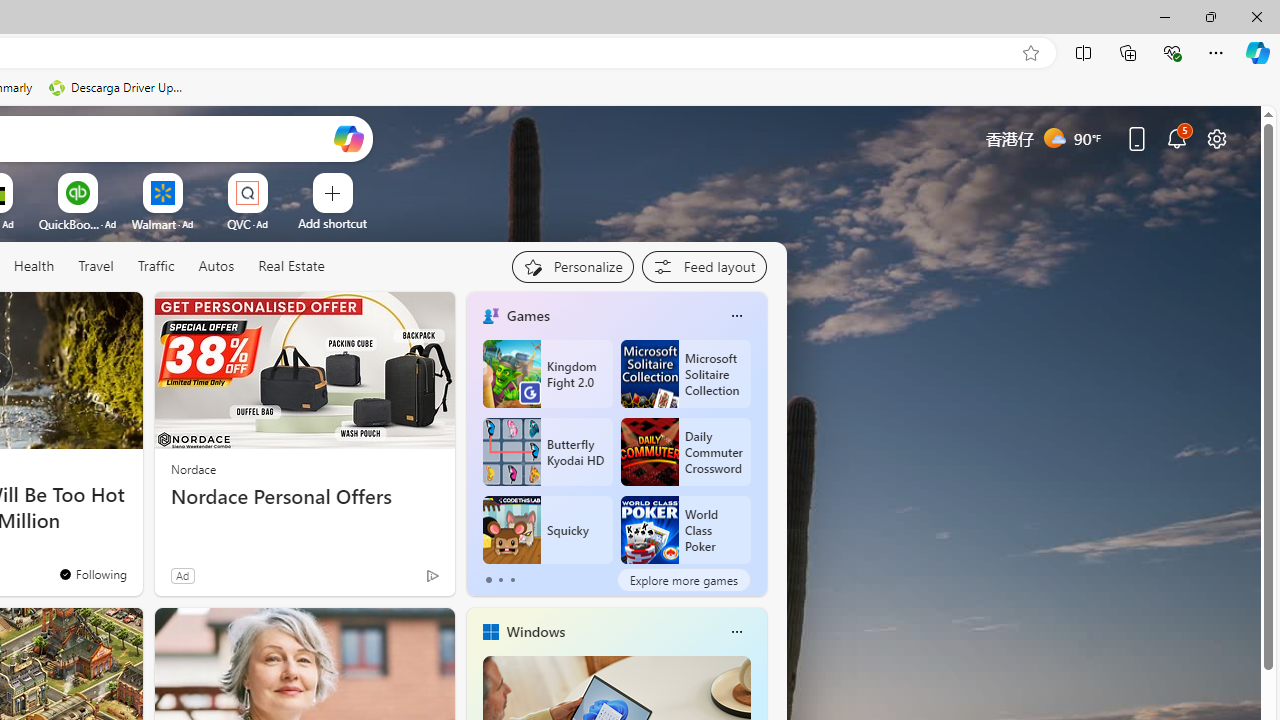 The width and height of the screenshot is (1280, 720). Describe the element at coordinates (154, 265) in the screenshot. I see `'Traffic'` at that location.